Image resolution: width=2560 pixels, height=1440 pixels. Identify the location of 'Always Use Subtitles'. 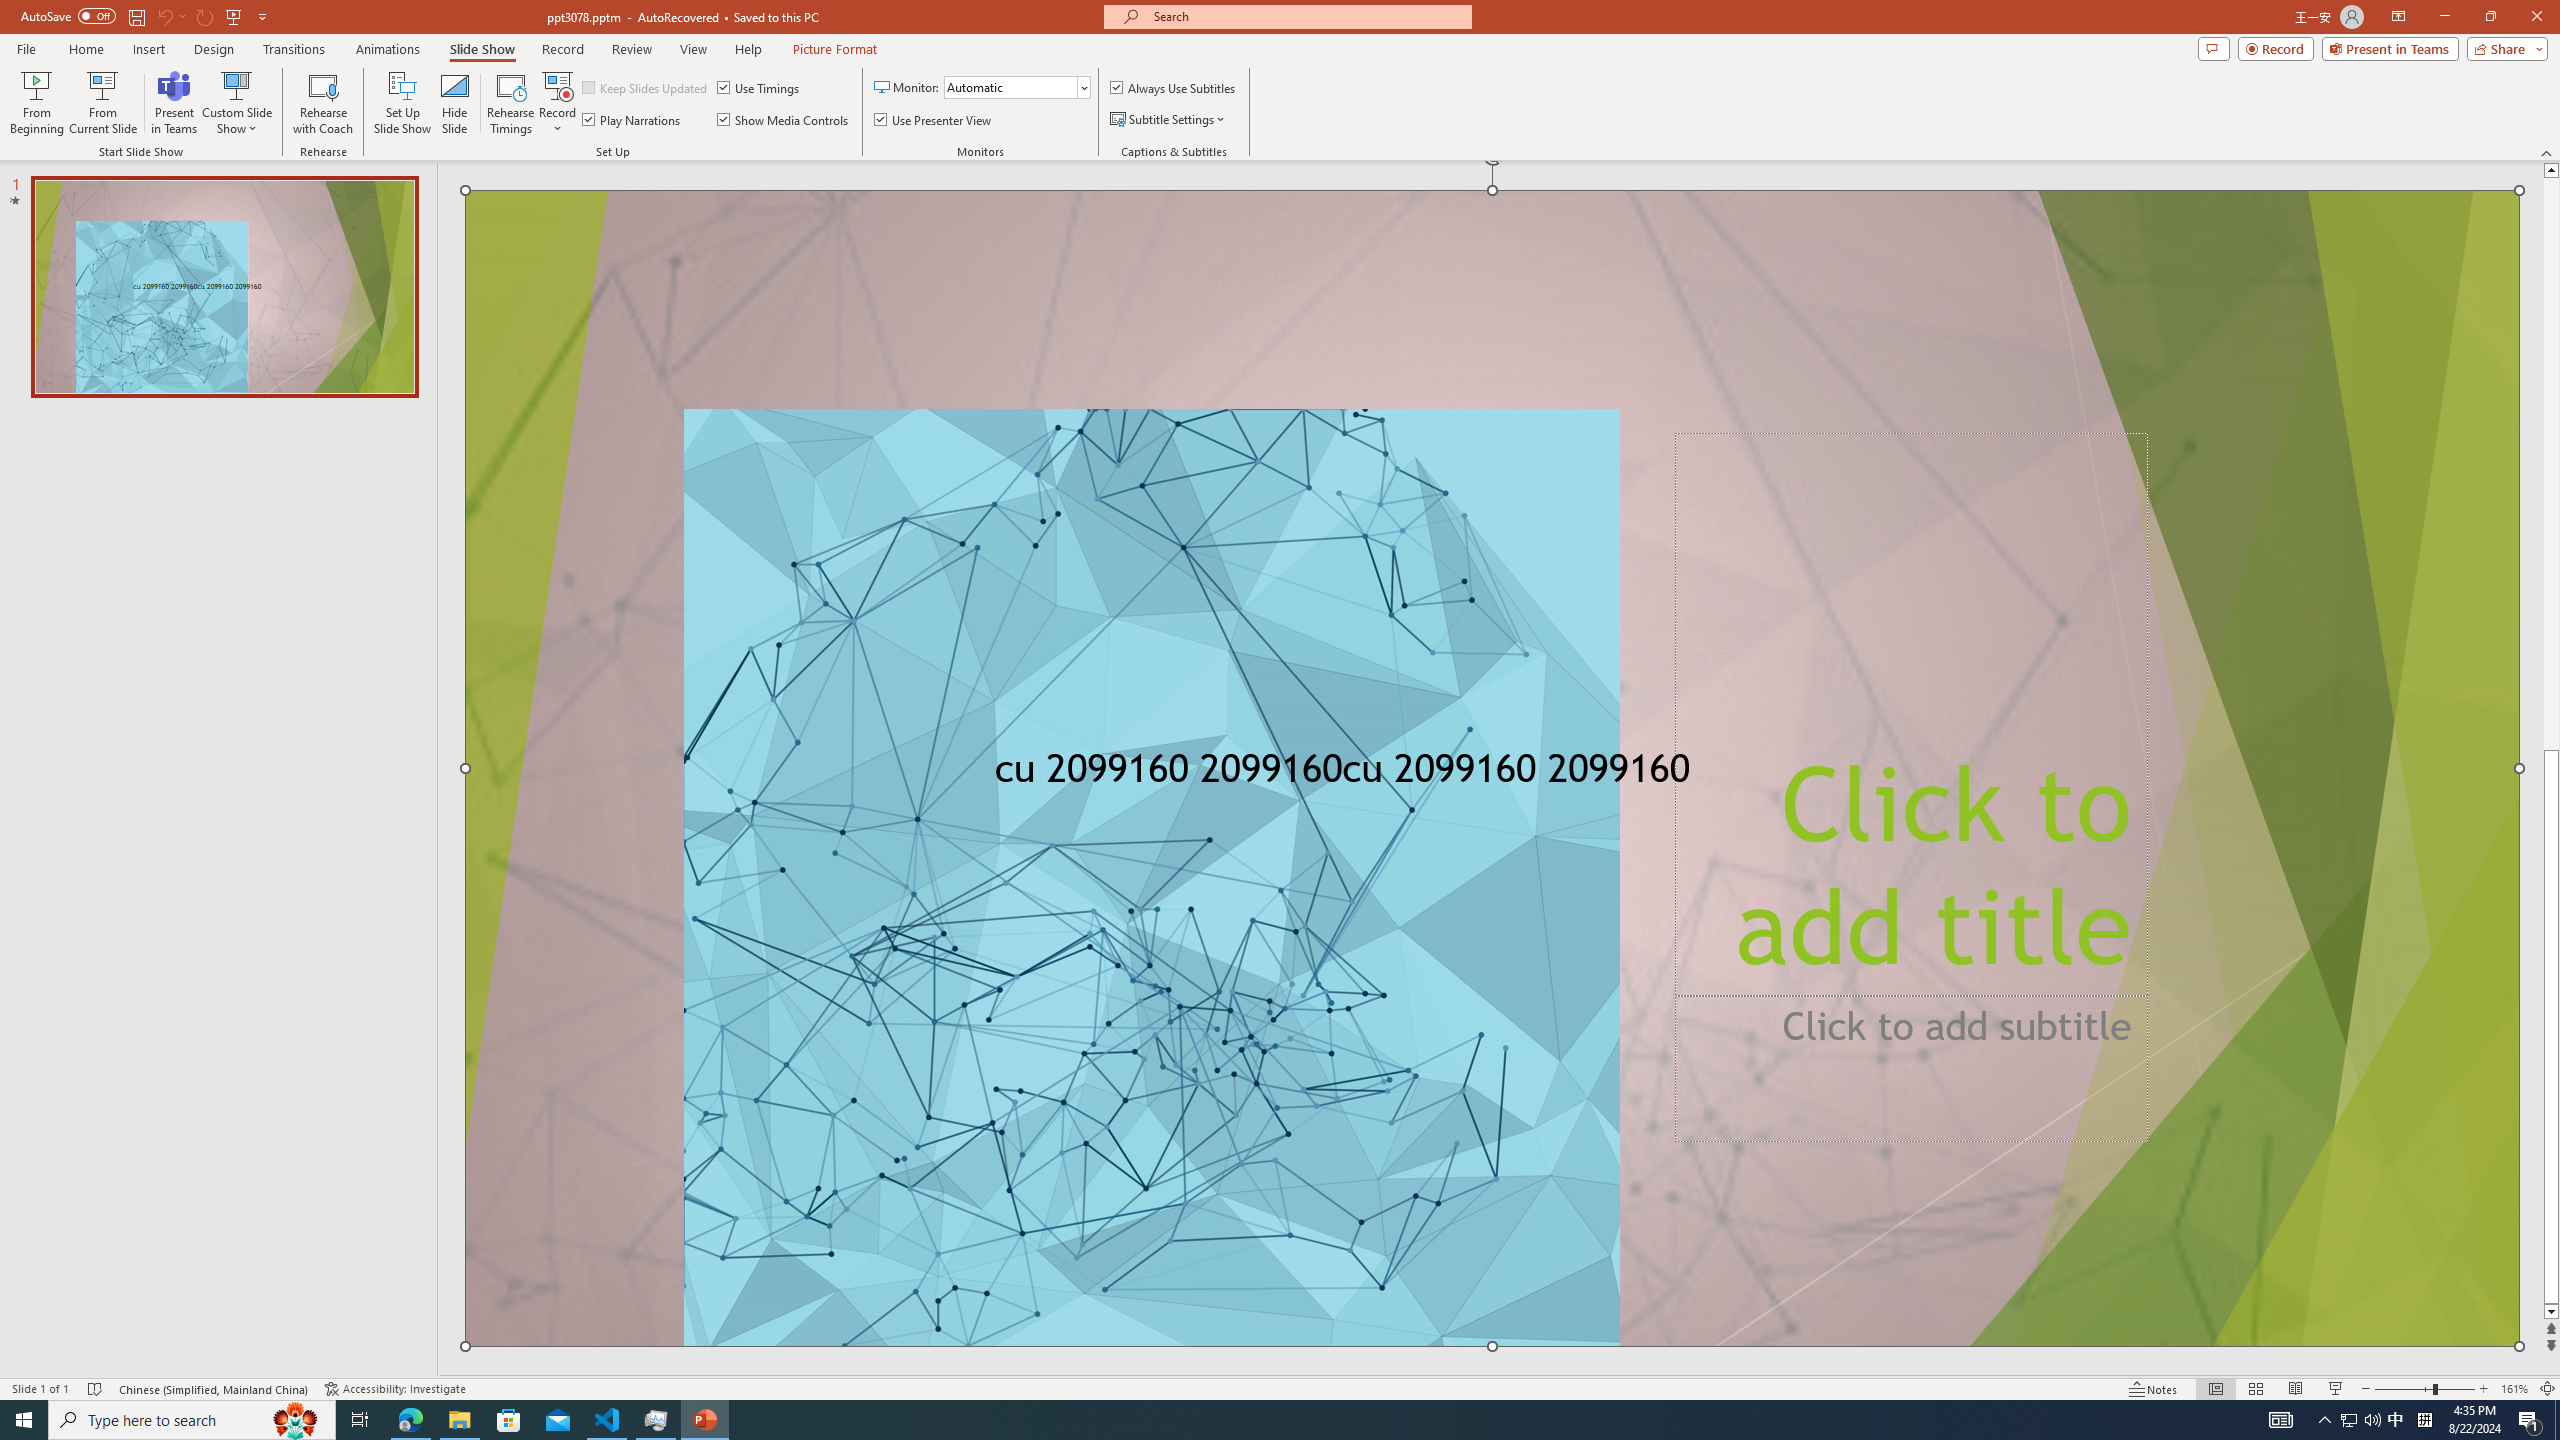
(1173, 87).